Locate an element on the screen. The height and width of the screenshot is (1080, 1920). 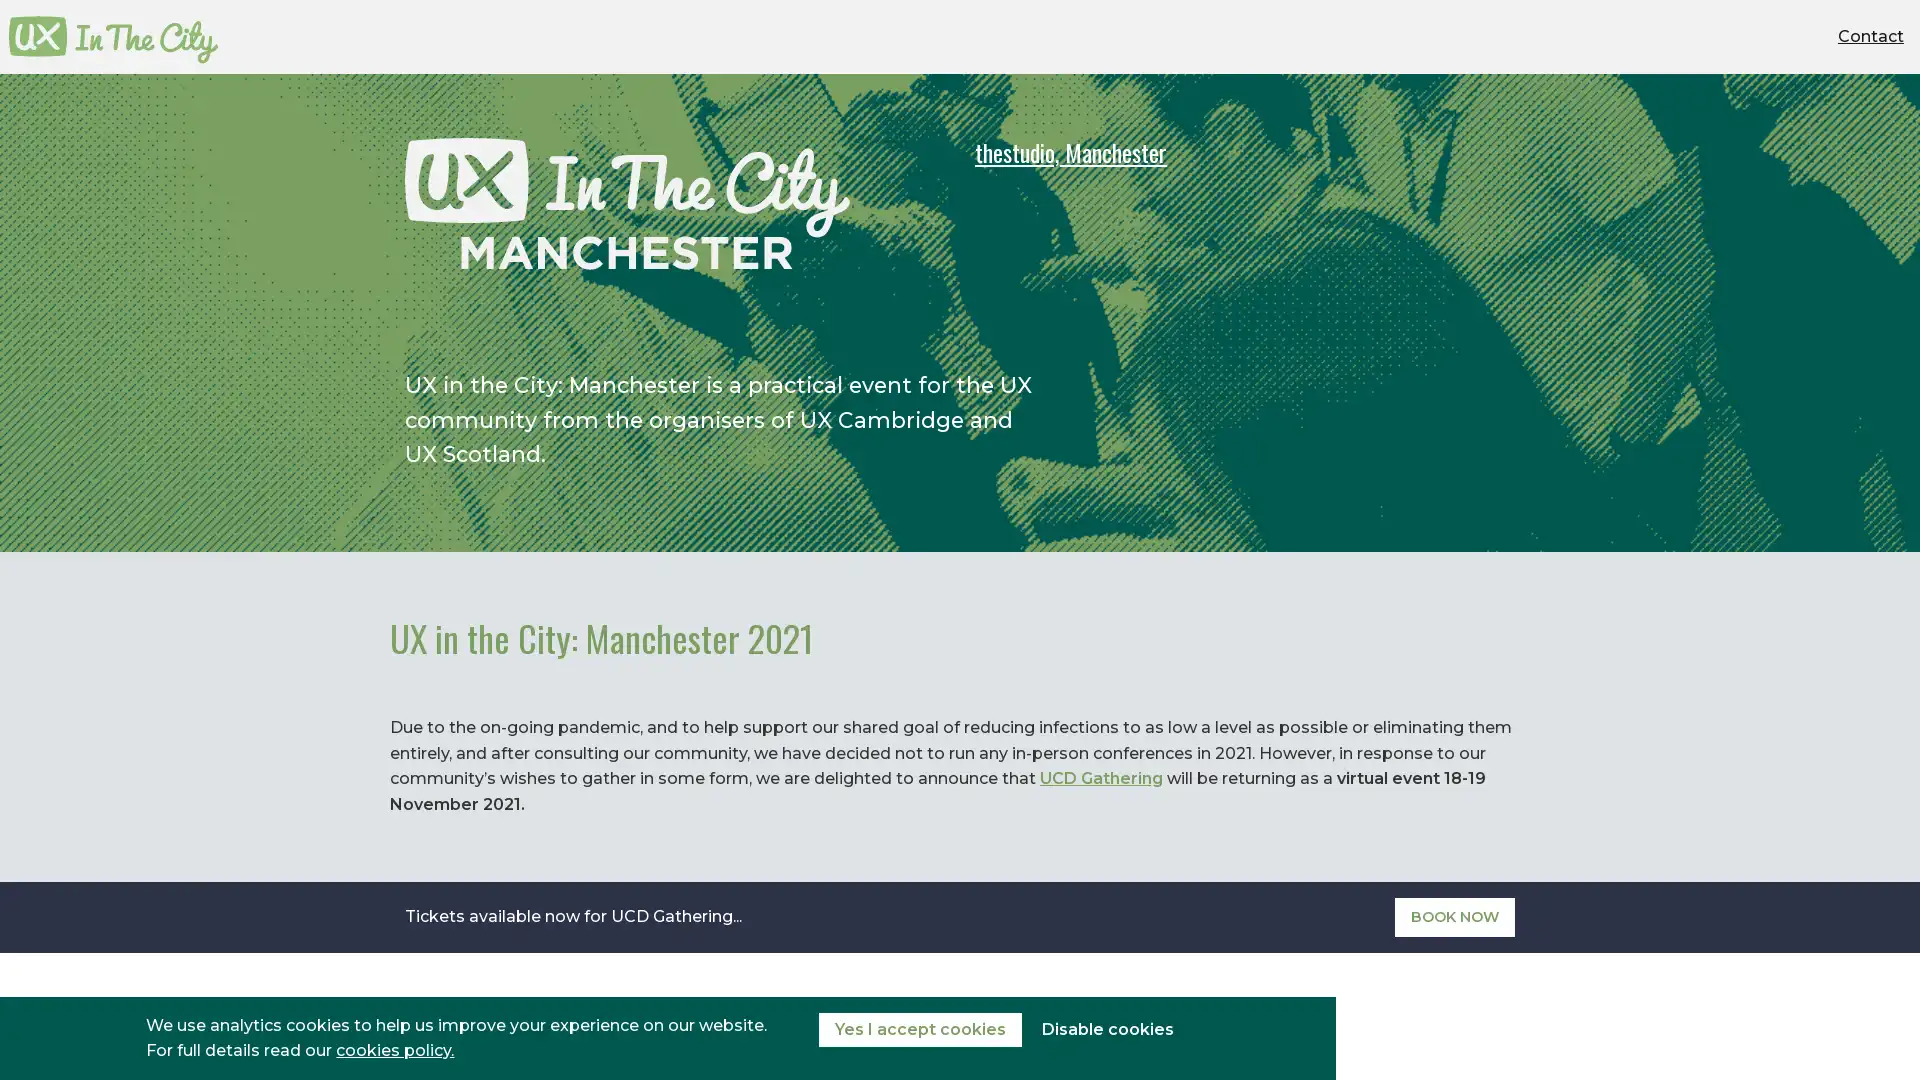
Yes I accept cookies is located at coordinates (918, 1029).